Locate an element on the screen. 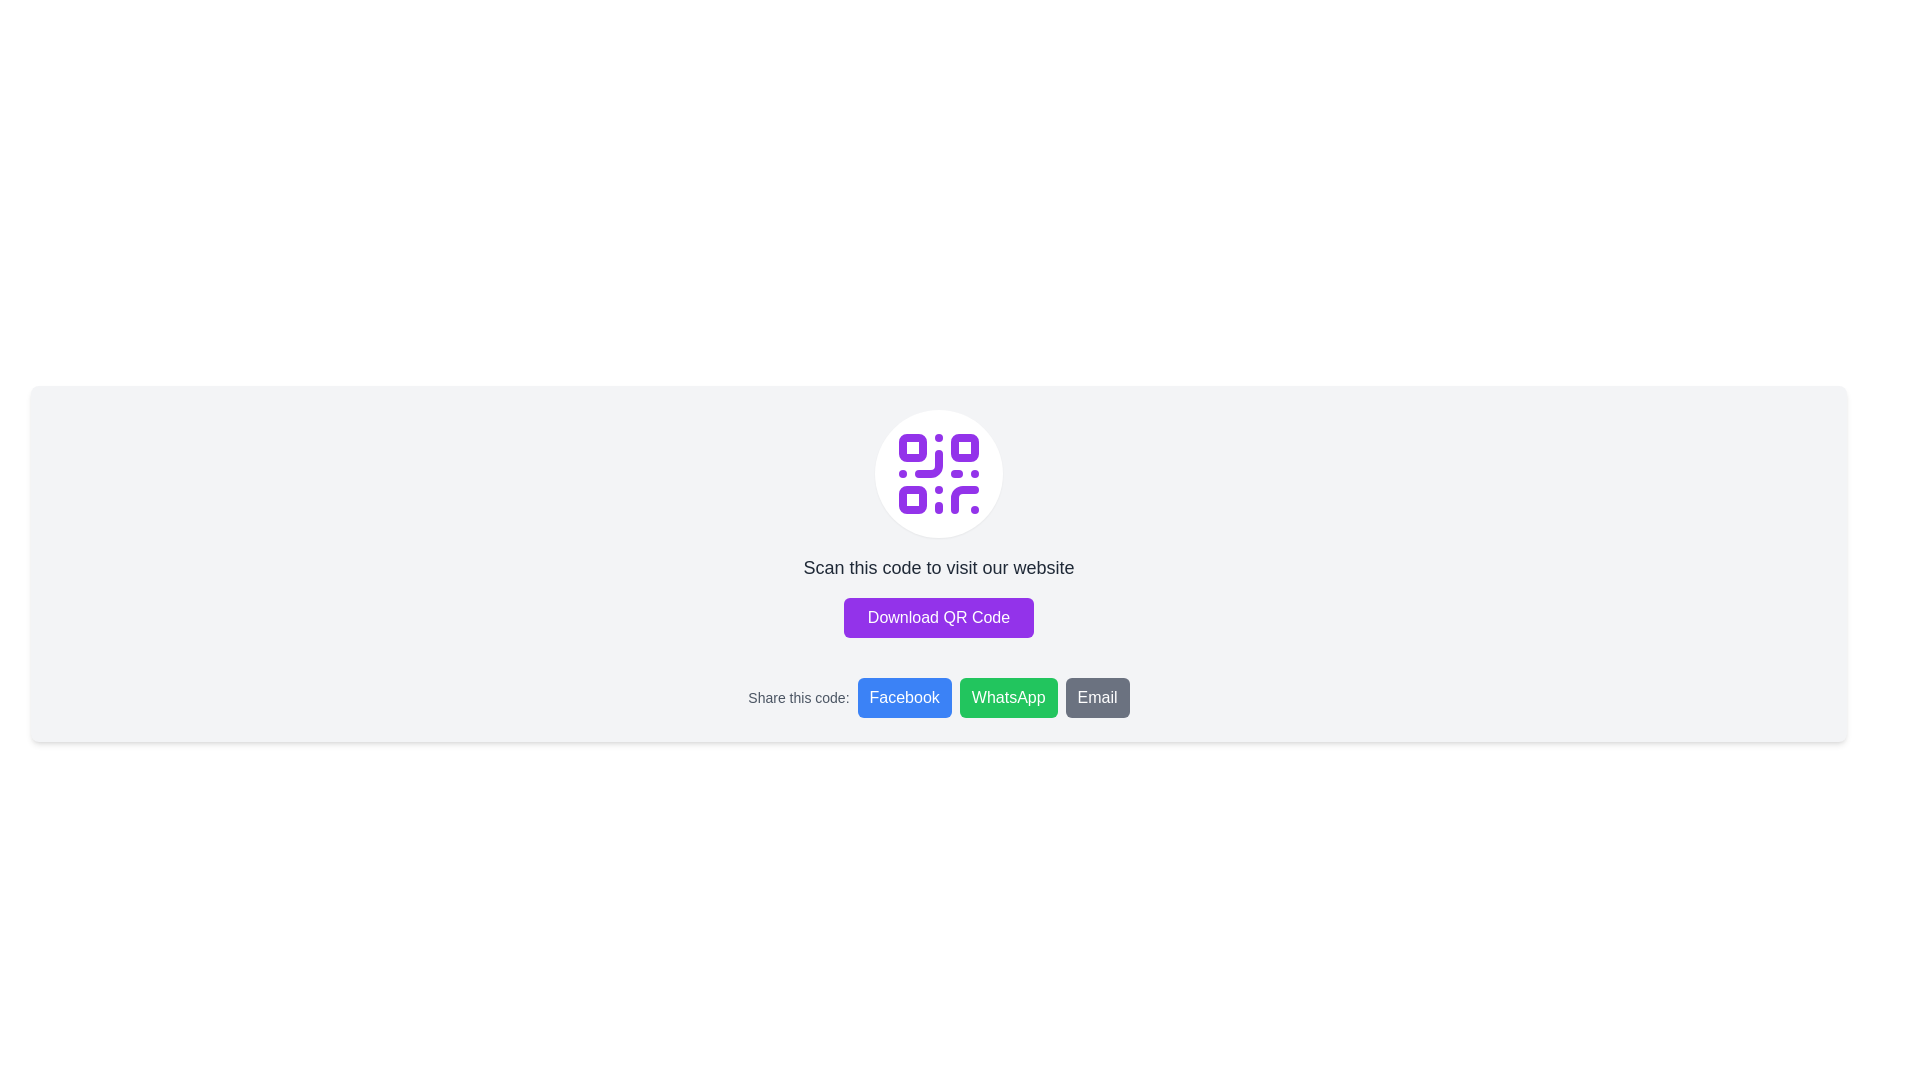 Image resolution: width=1920 pixels, height=1080 pixels. the WhatsApp button in the horizontal button group to share the information on WhatsApp is located at coordinates (993, 697).